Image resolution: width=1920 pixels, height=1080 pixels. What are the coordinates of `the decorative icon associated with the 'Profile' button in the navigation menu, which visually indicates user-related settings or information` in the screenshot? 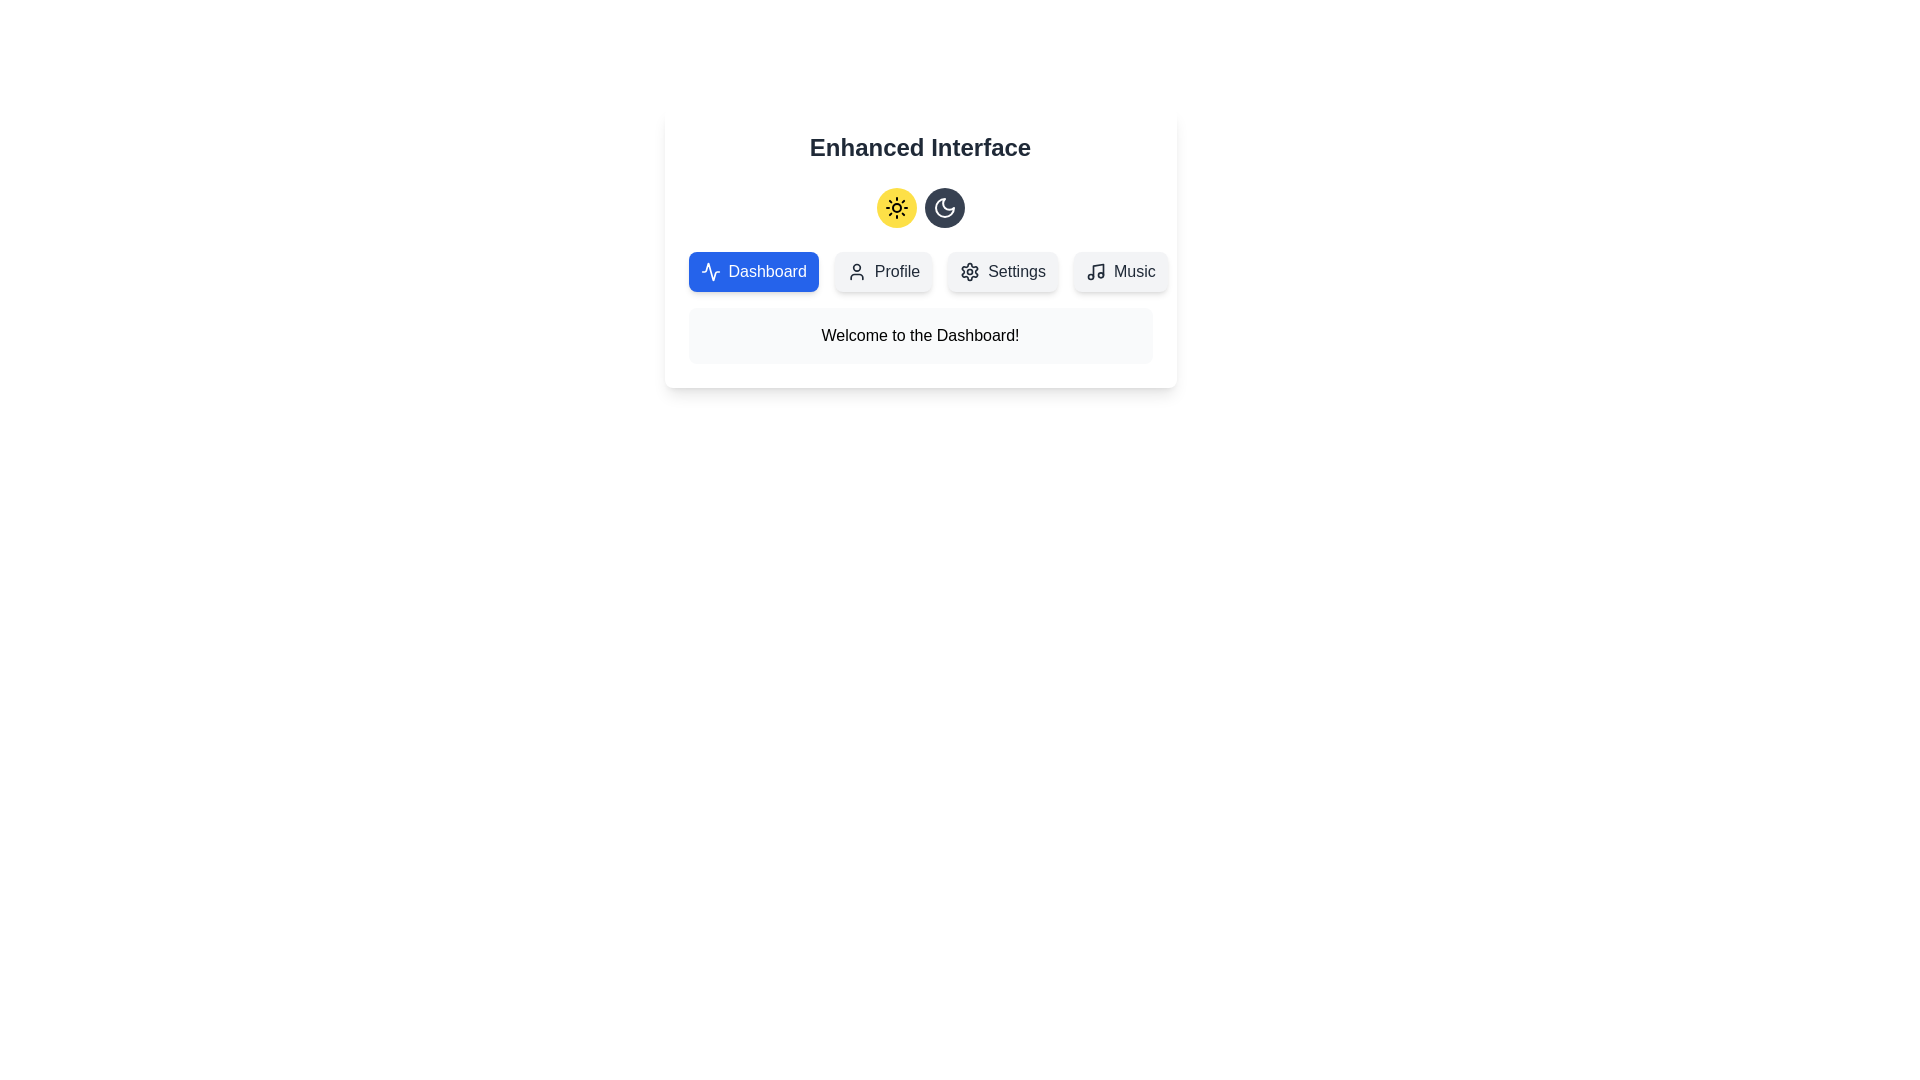 It's located at (856, 272).